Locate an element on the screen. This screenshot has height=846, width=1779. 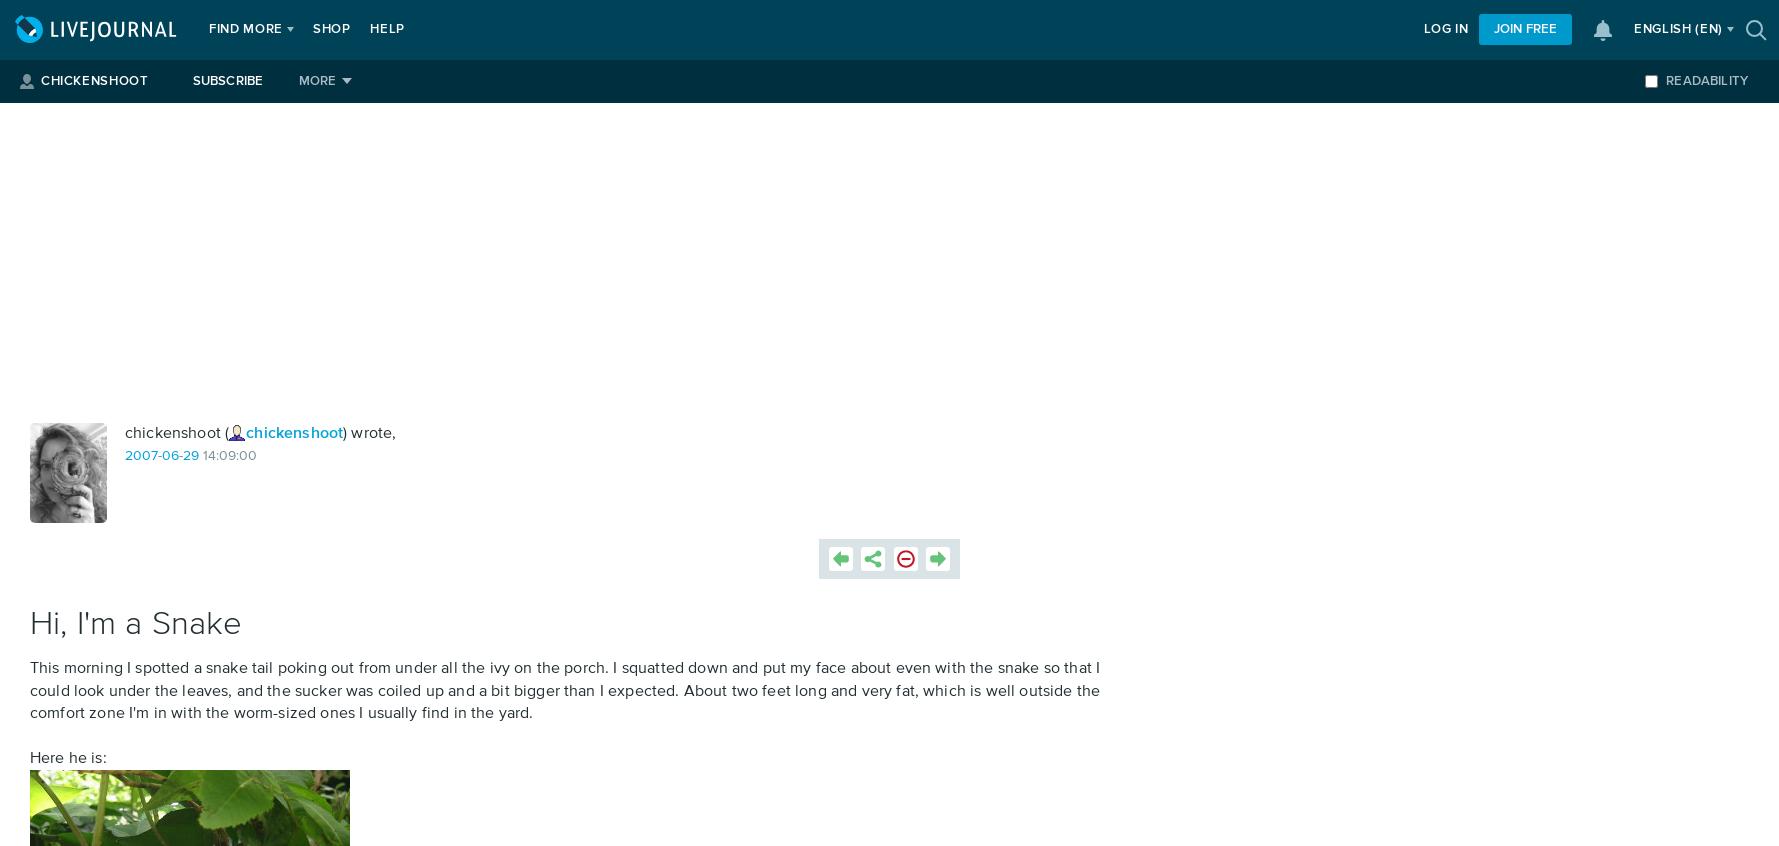
'More' is located at coordinates (299, 81).